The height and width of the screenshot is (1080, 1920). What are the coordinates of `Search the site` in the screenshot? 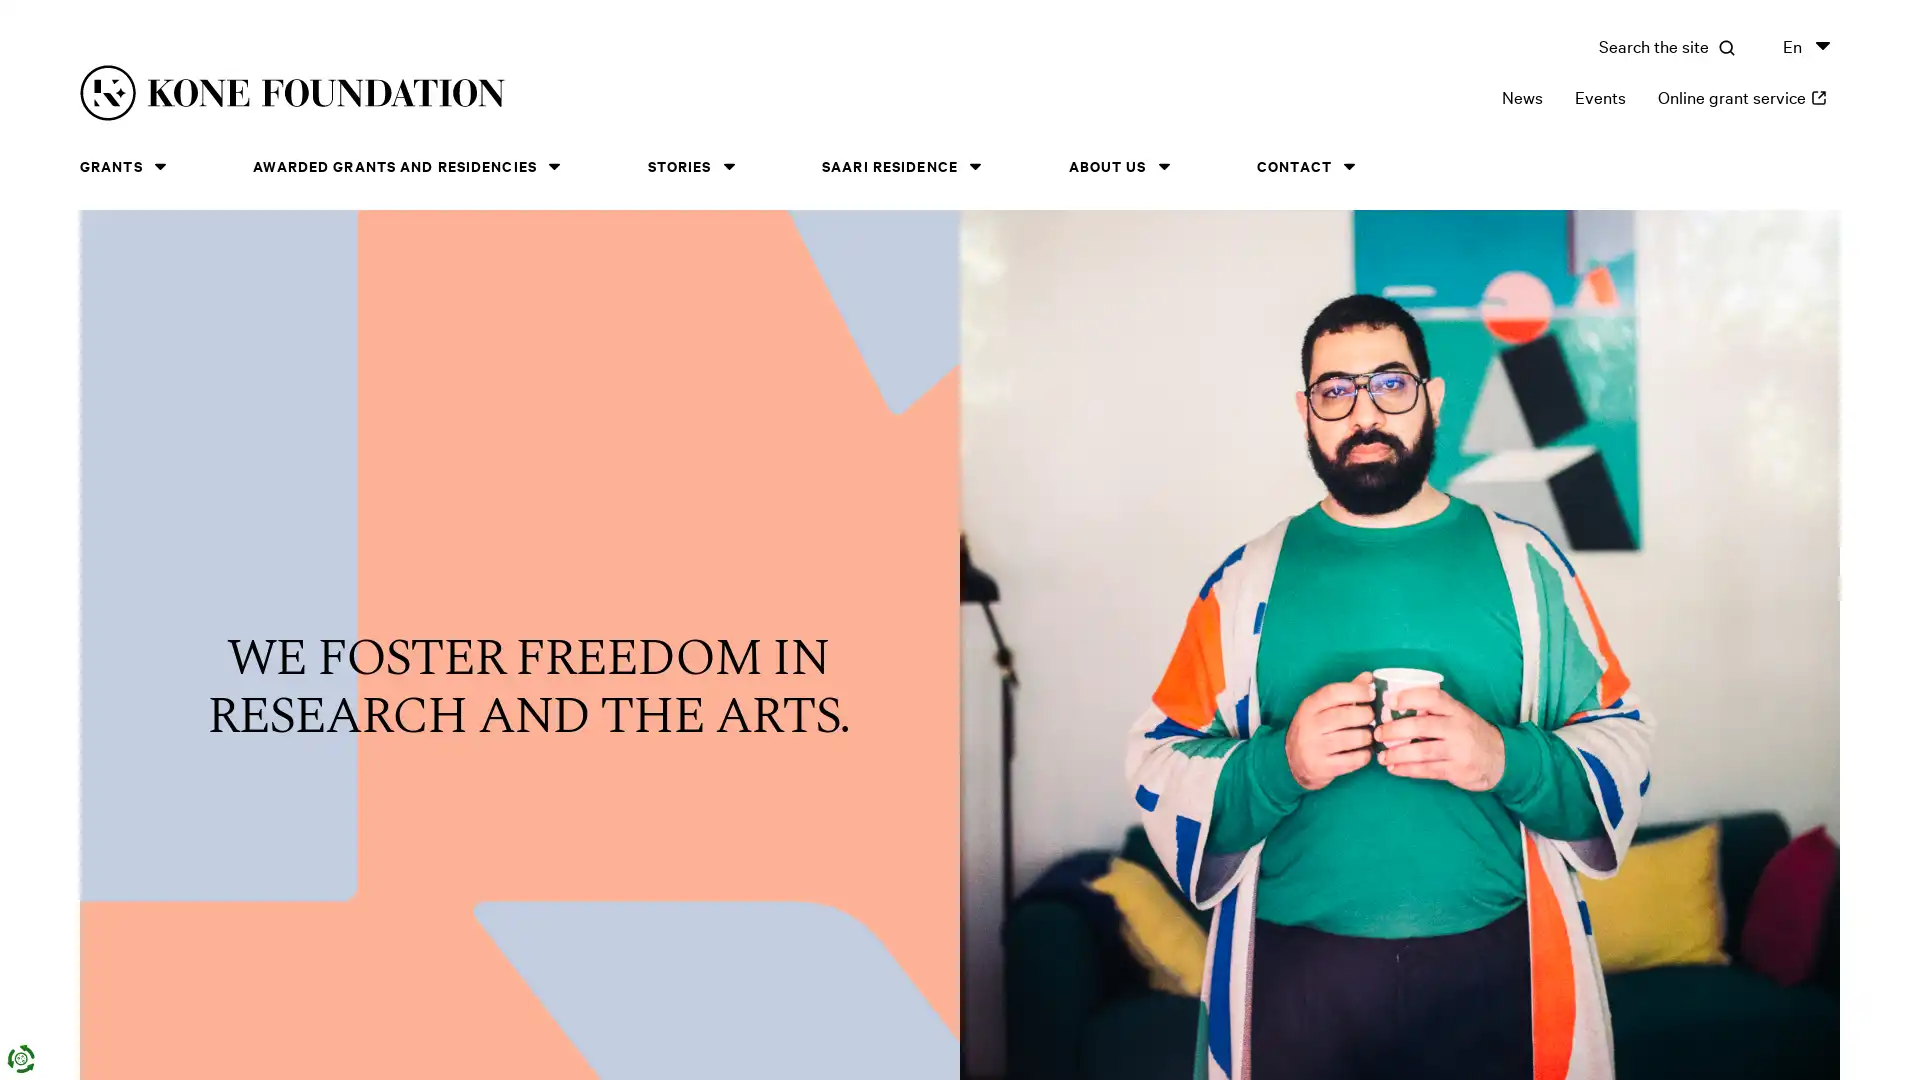 It's located at (1666, 45).